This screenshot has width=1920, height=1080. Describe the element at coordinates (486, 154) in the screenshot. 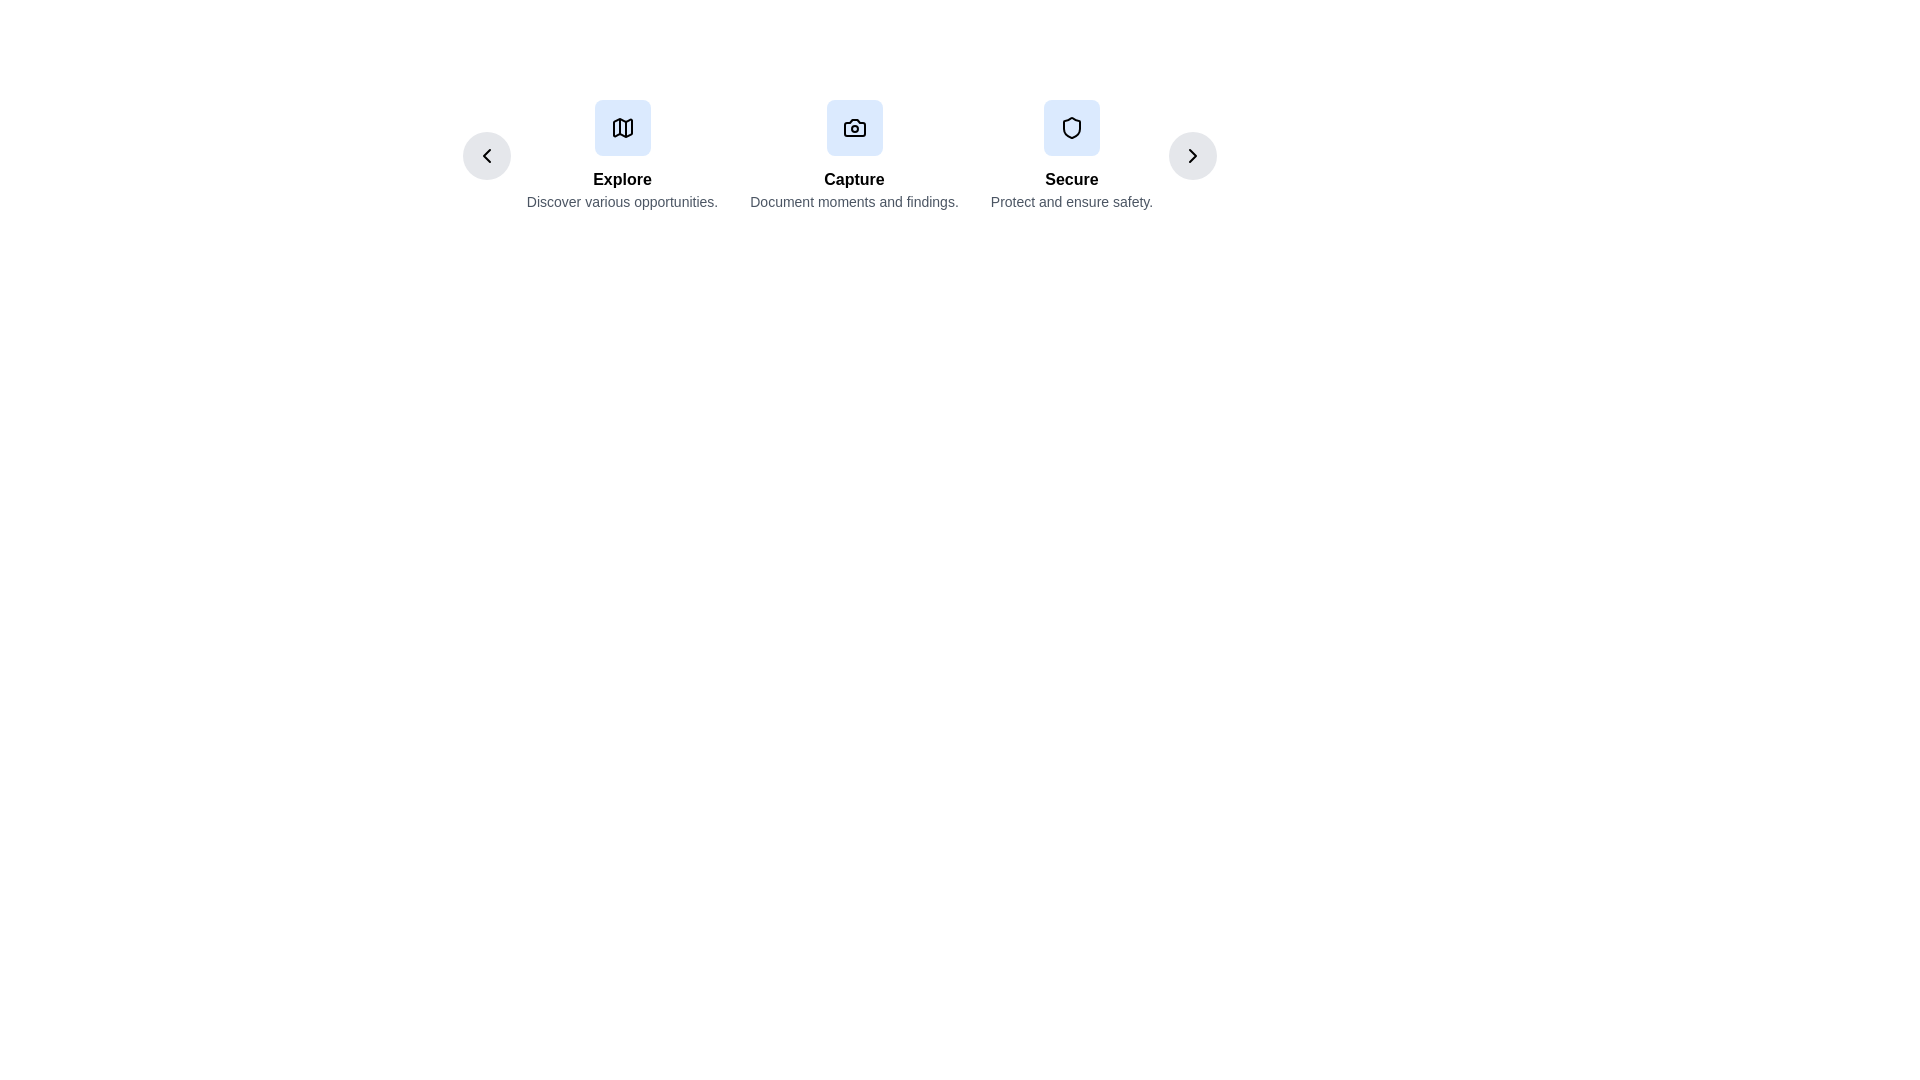

I see `the arrow icon located on the far left side of the interface, adjacent to a circular button, which is used for navigating to a previous menu or page` at that location.